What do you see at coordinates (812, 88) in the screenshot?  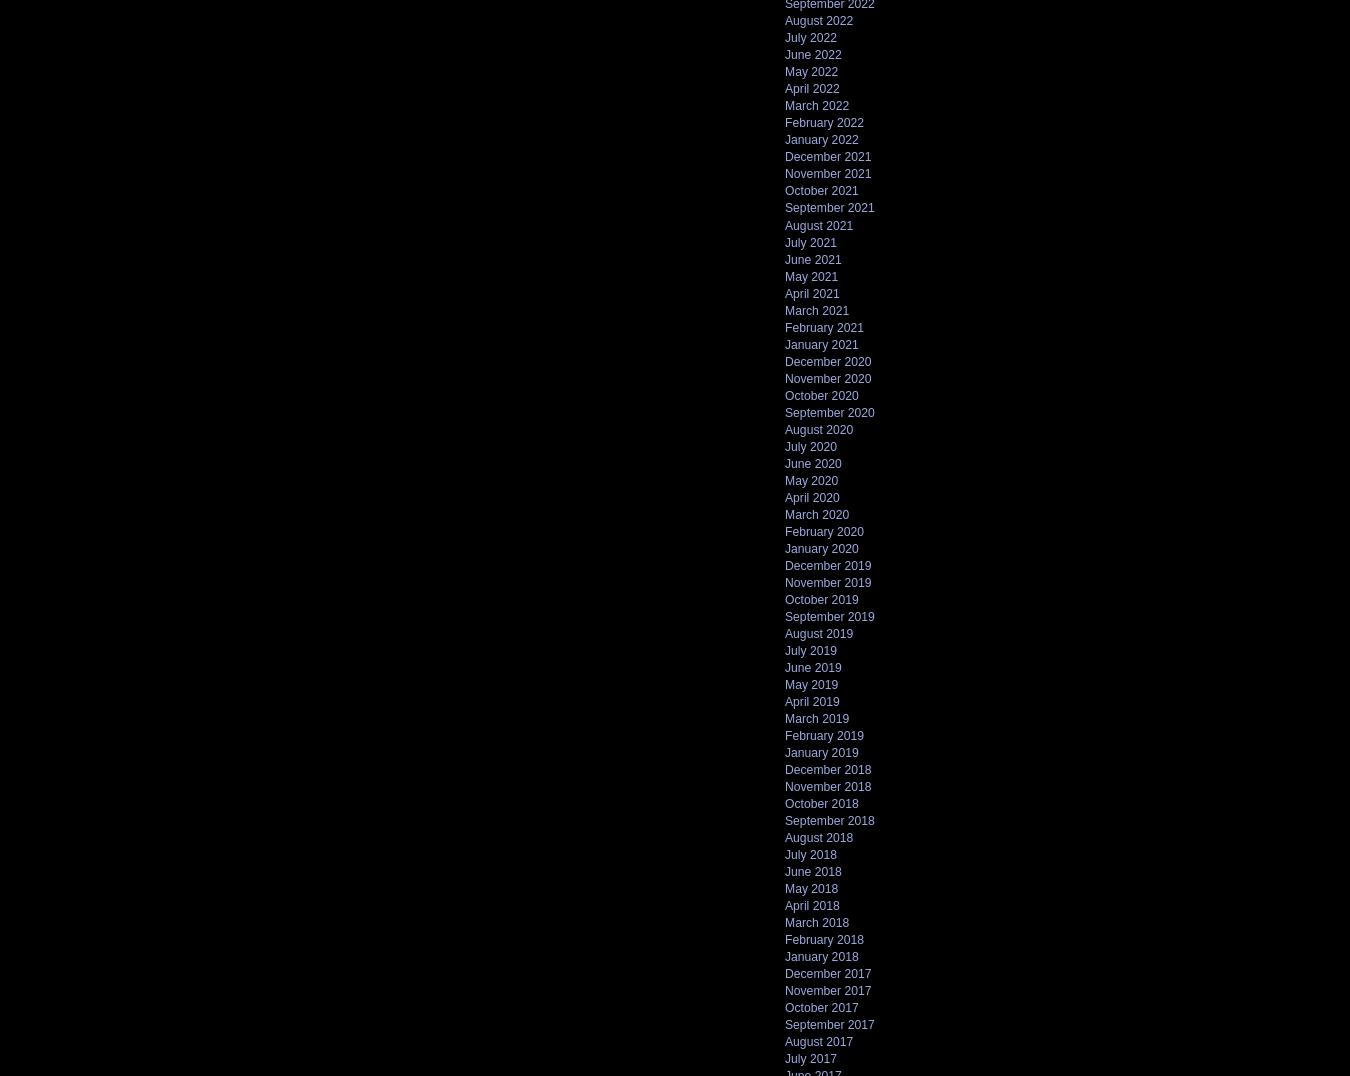 I see `'April 2022'` at bounding box center [812, 88].